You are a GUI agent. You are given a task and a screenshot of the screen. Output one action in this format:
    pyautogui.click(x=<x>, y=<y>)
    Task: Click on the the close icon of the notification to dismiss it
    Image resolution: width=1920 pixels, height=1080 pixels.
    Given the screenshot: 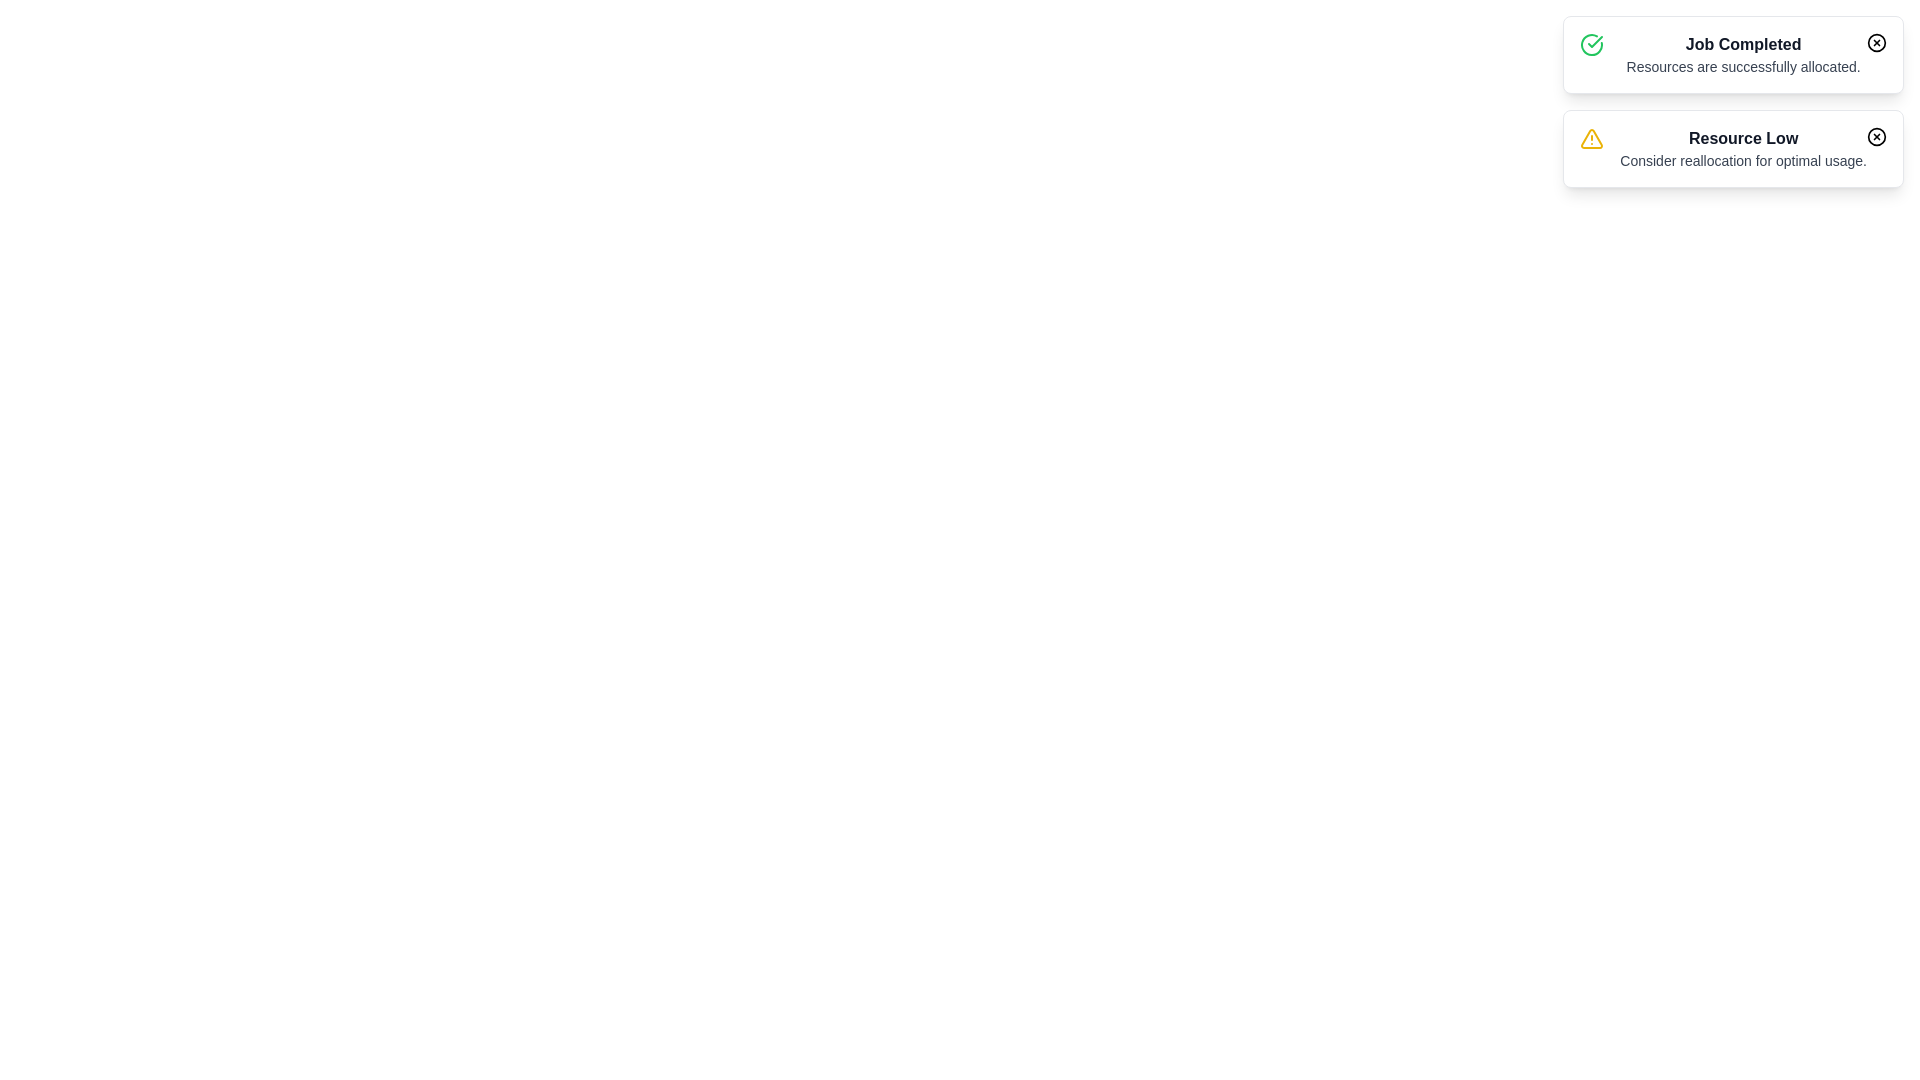 What is the action you would take?
    pyautogui.click(x=1875, y=42)
    